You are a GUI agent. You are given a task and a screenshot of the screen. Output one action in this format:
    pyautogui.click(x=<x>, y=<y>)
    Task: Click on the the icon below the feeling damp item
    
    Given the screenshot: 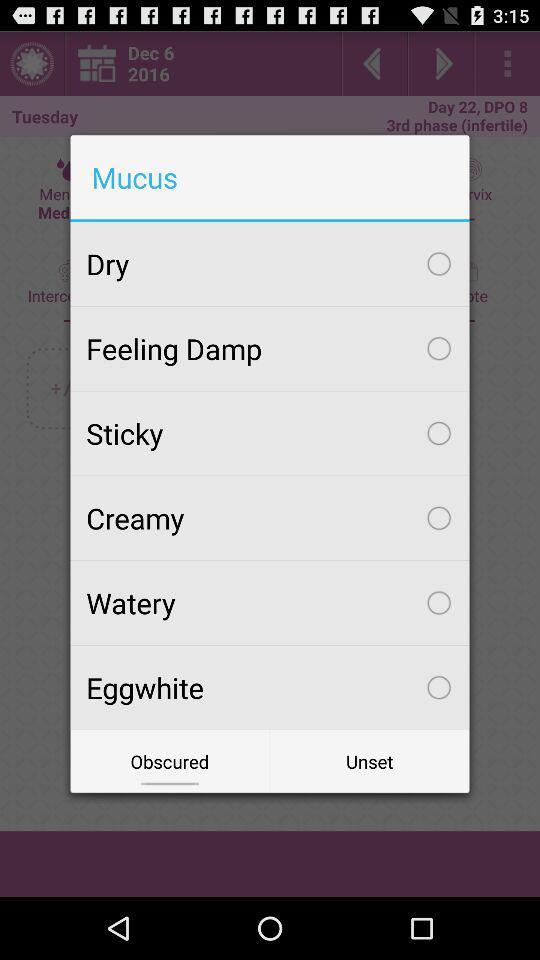 What is the action you would take?
    pyautogui.click(x=270, y=433)
    